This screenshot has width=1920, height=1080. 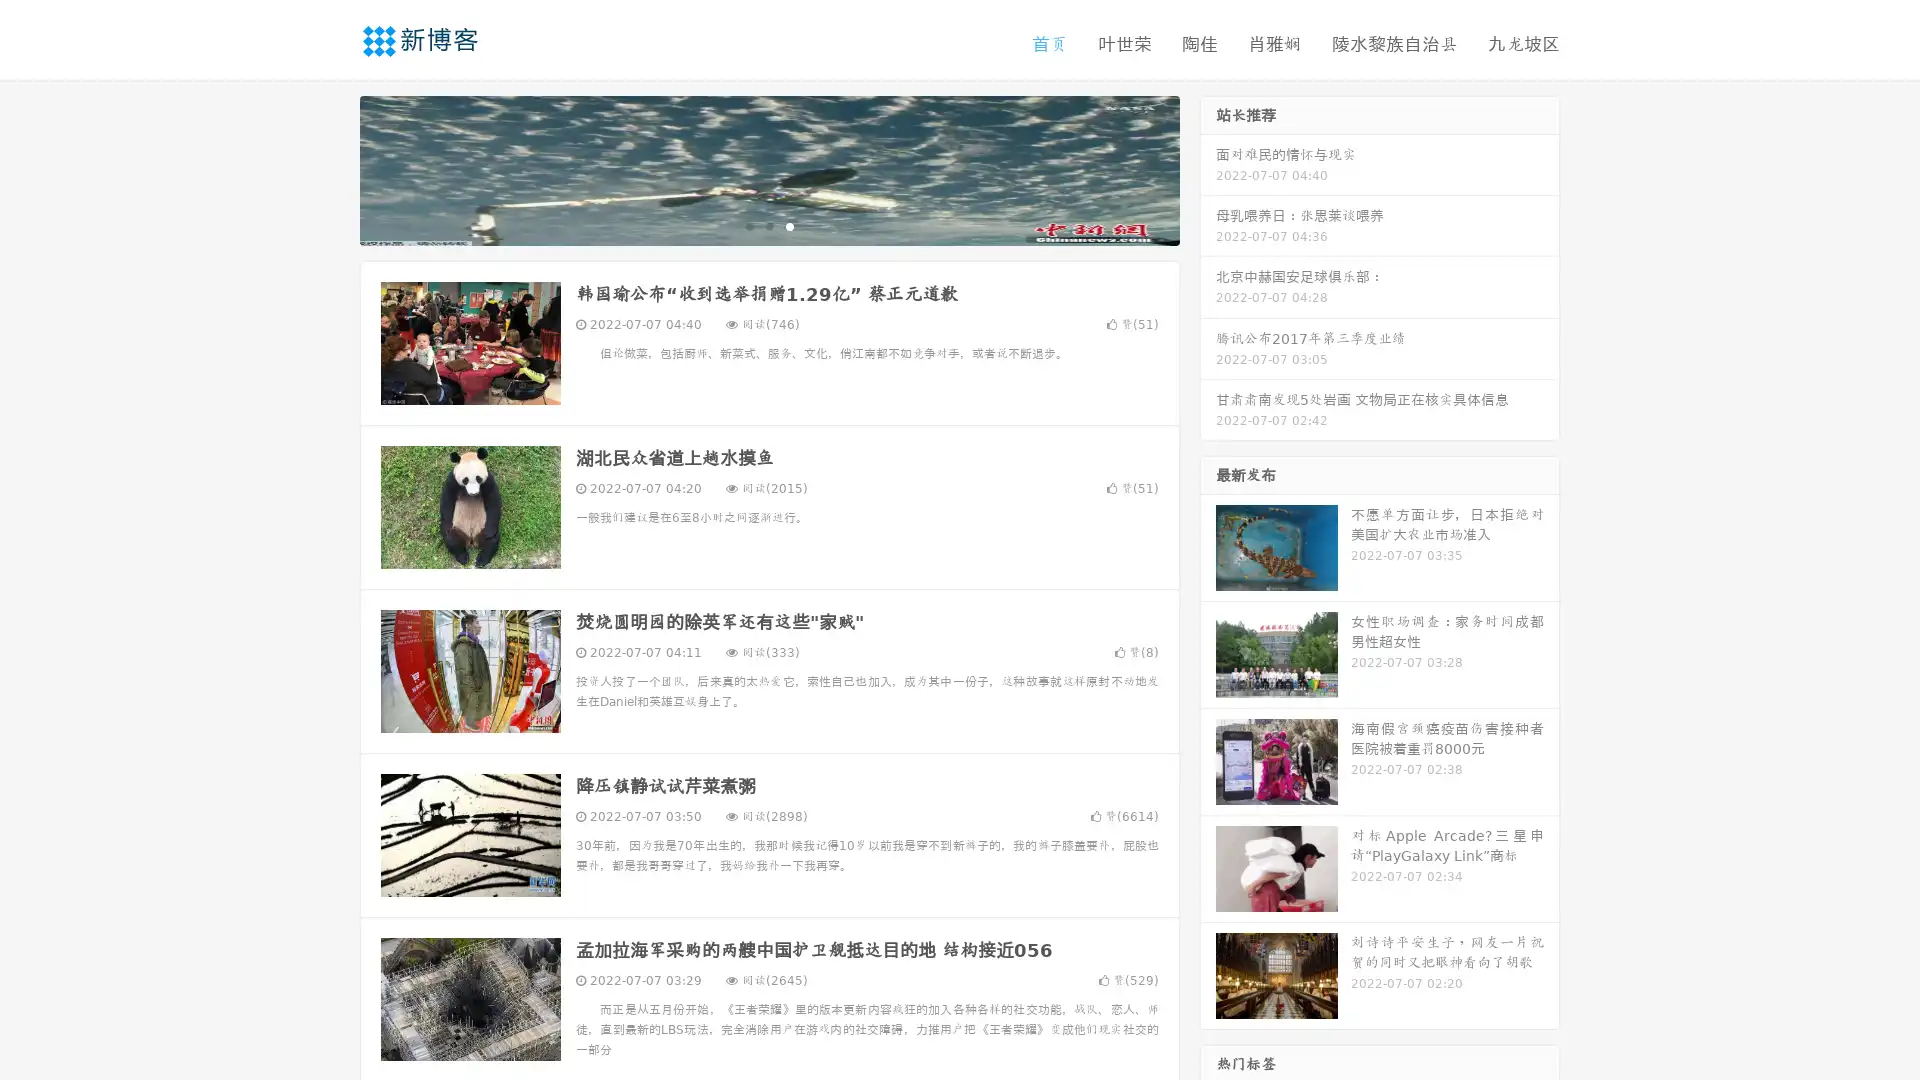 I want to click on Go to slide 3, so click(x=789, y=225).